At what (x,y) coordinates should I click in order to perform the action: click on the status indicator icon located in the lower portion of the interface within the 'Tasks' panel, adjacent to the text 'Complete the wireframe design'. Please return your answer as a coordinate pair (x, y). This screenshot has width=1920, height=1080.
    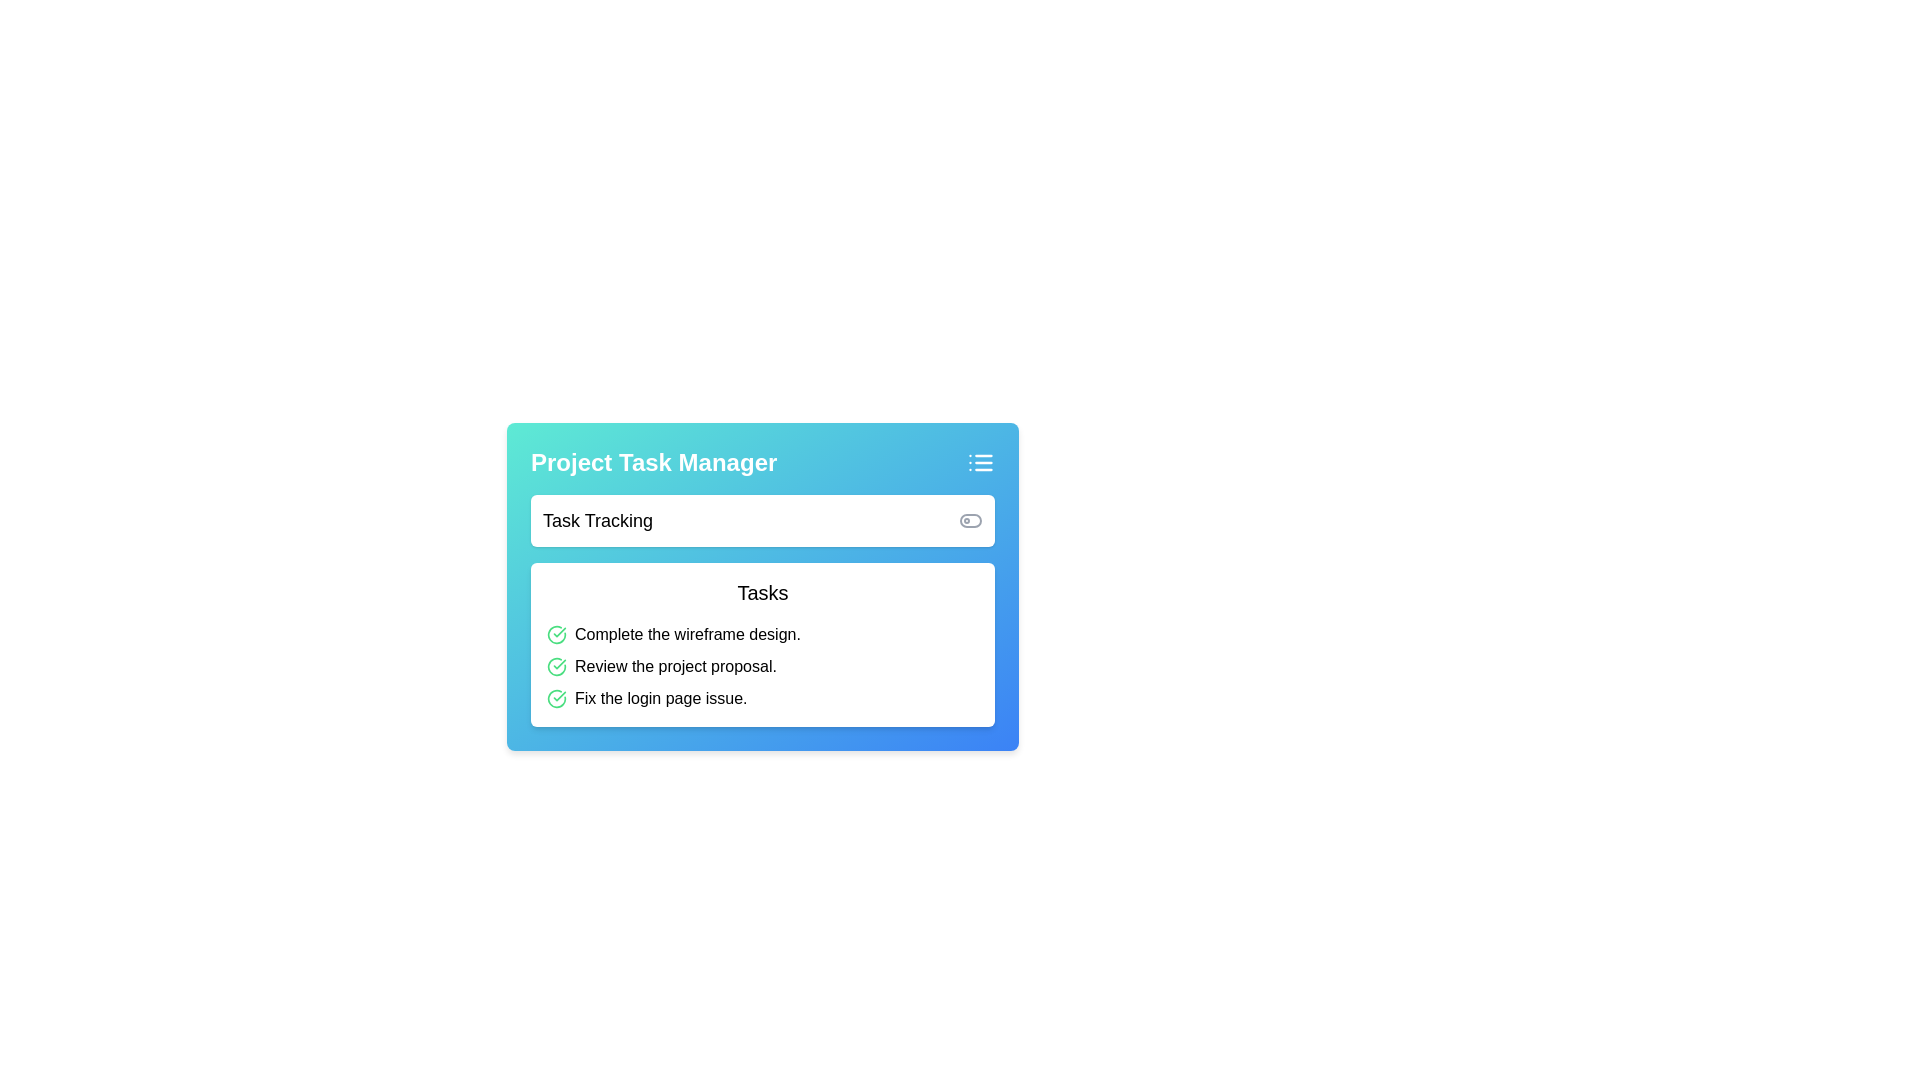
    Looking at the image, I should click on (556, 697).